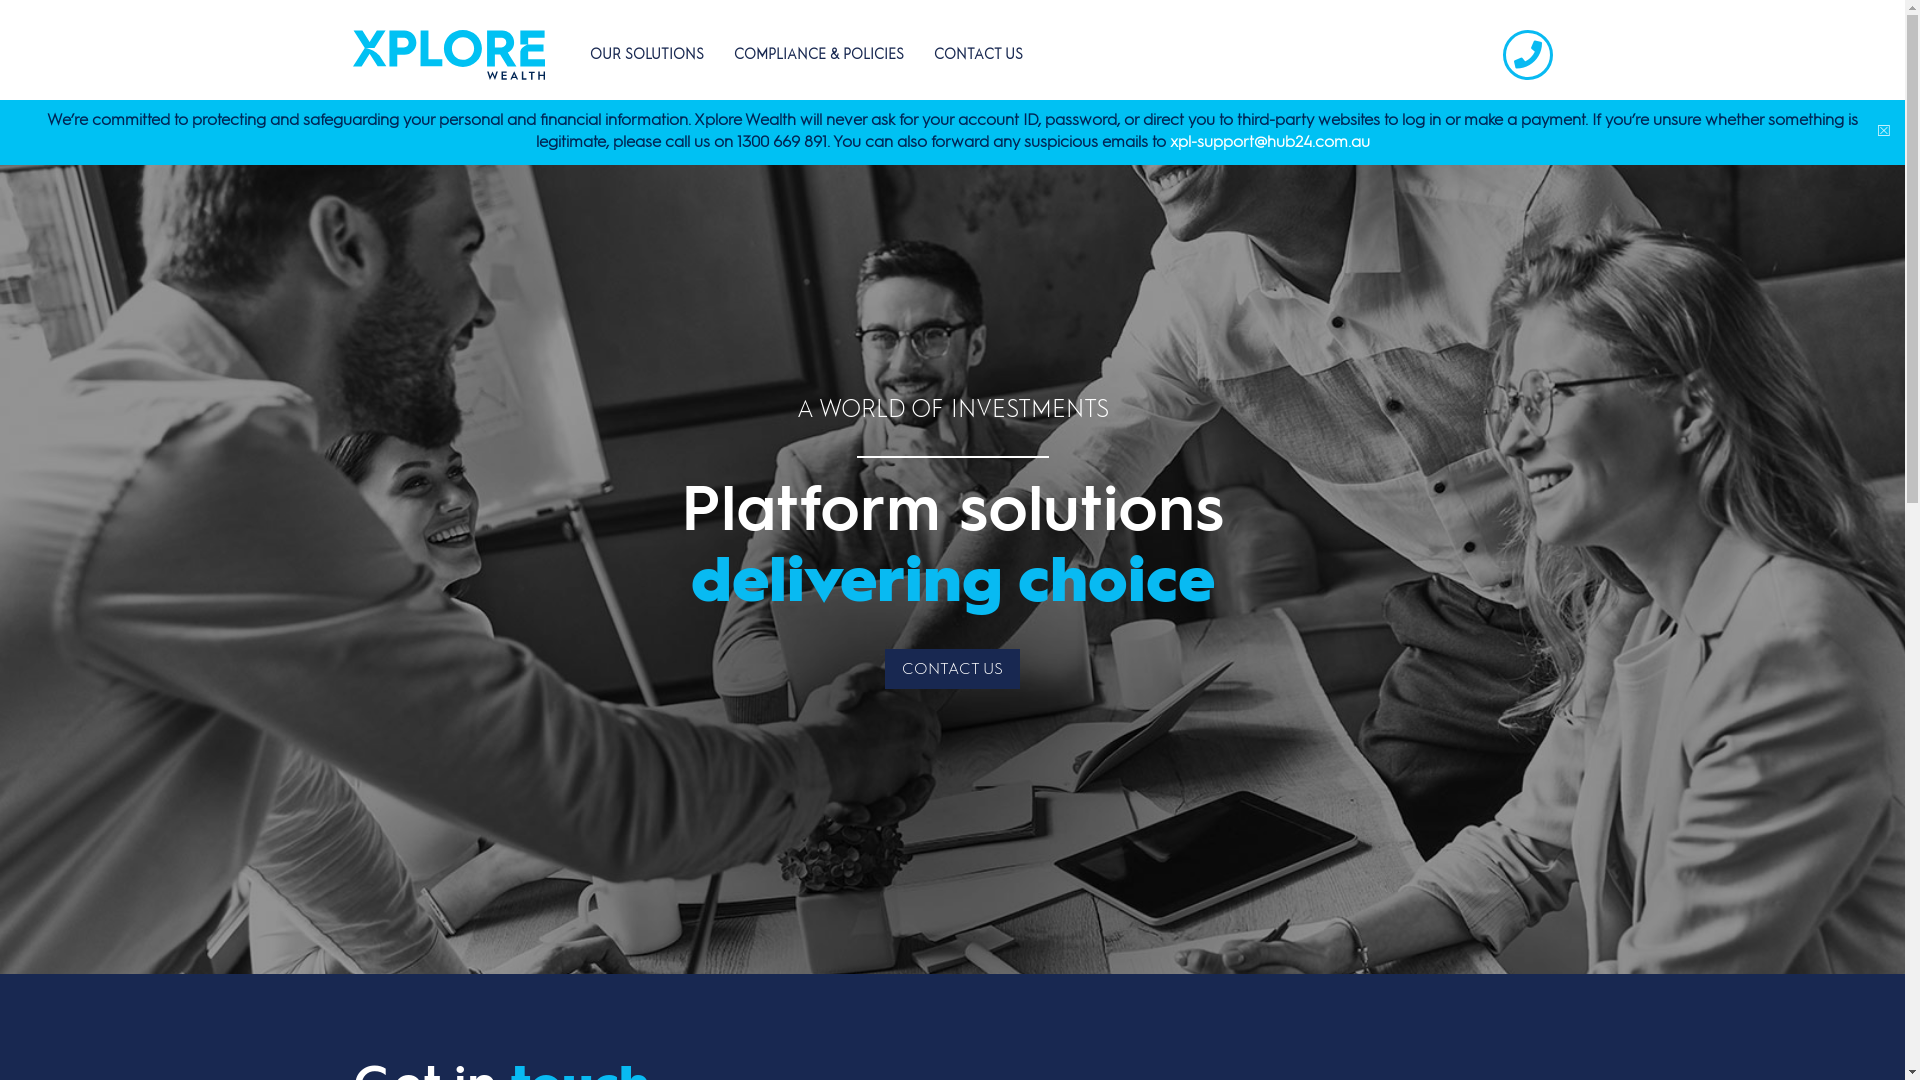 The height and width of the screenshot is (1080, 1920). I want to click on 'CONTACT US', so click(951, 668).